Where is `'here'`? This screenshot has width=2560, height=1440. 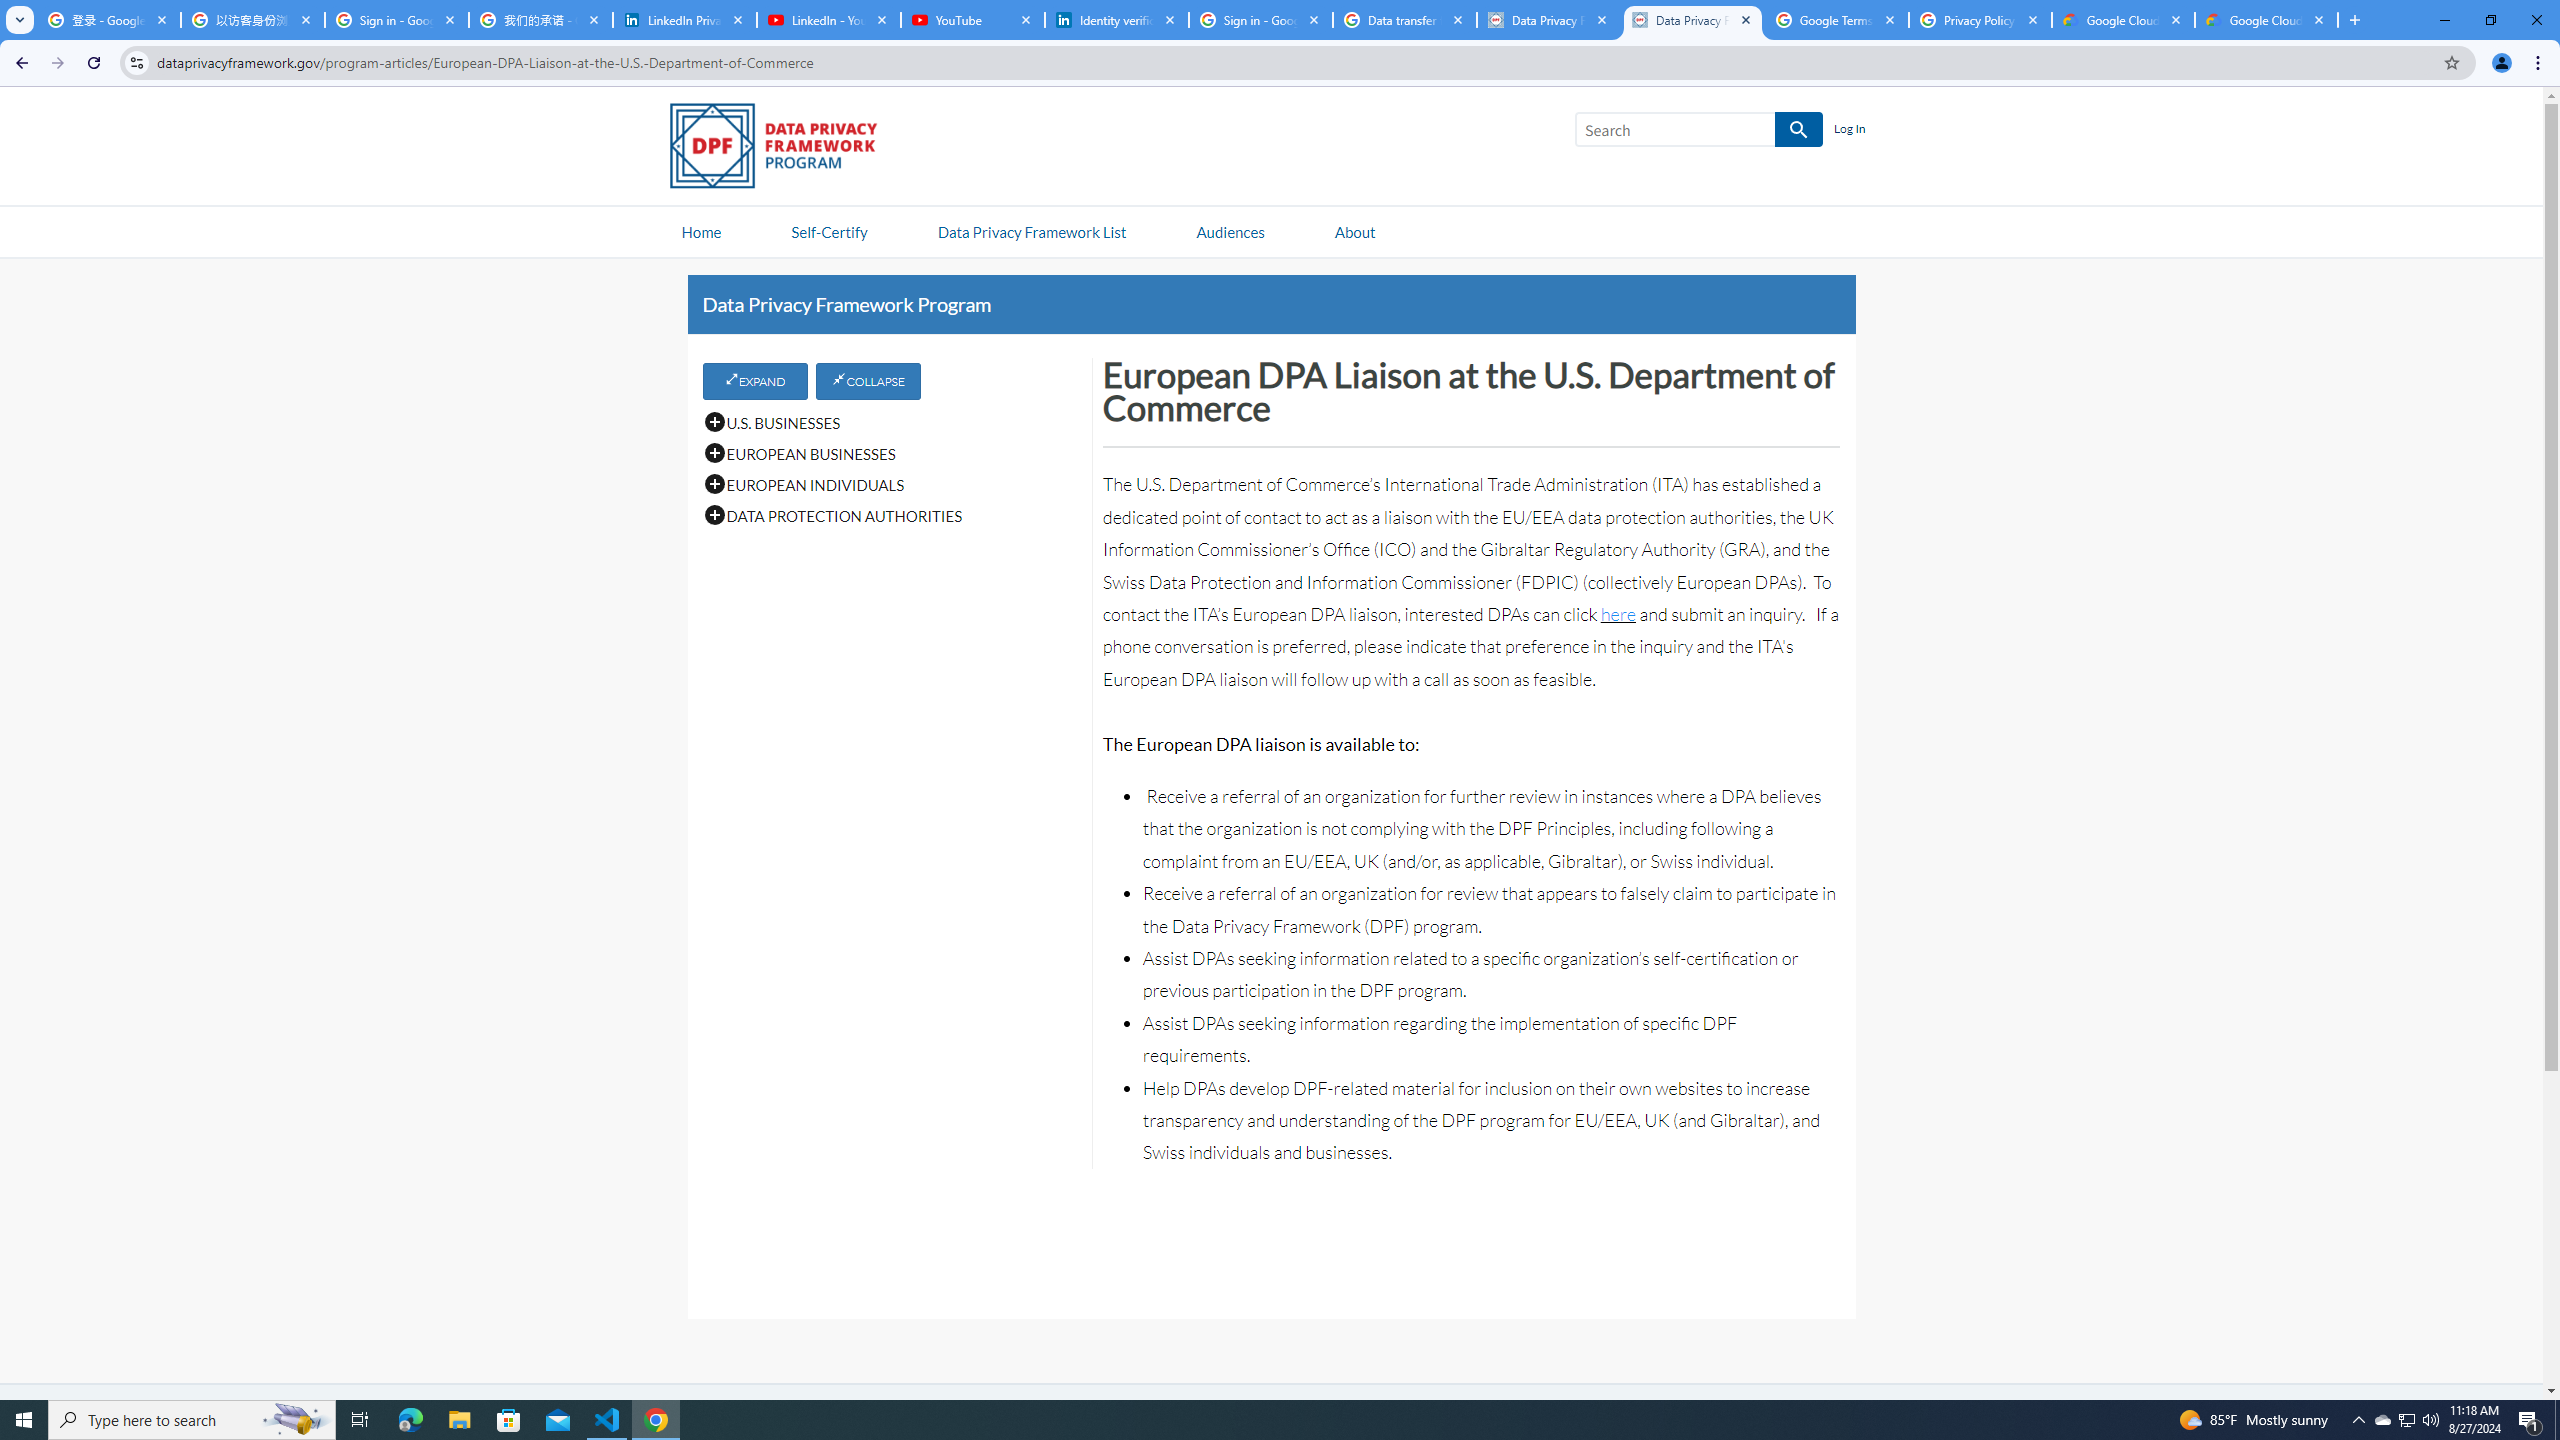 'here' is located at coordinates (1617, 613).